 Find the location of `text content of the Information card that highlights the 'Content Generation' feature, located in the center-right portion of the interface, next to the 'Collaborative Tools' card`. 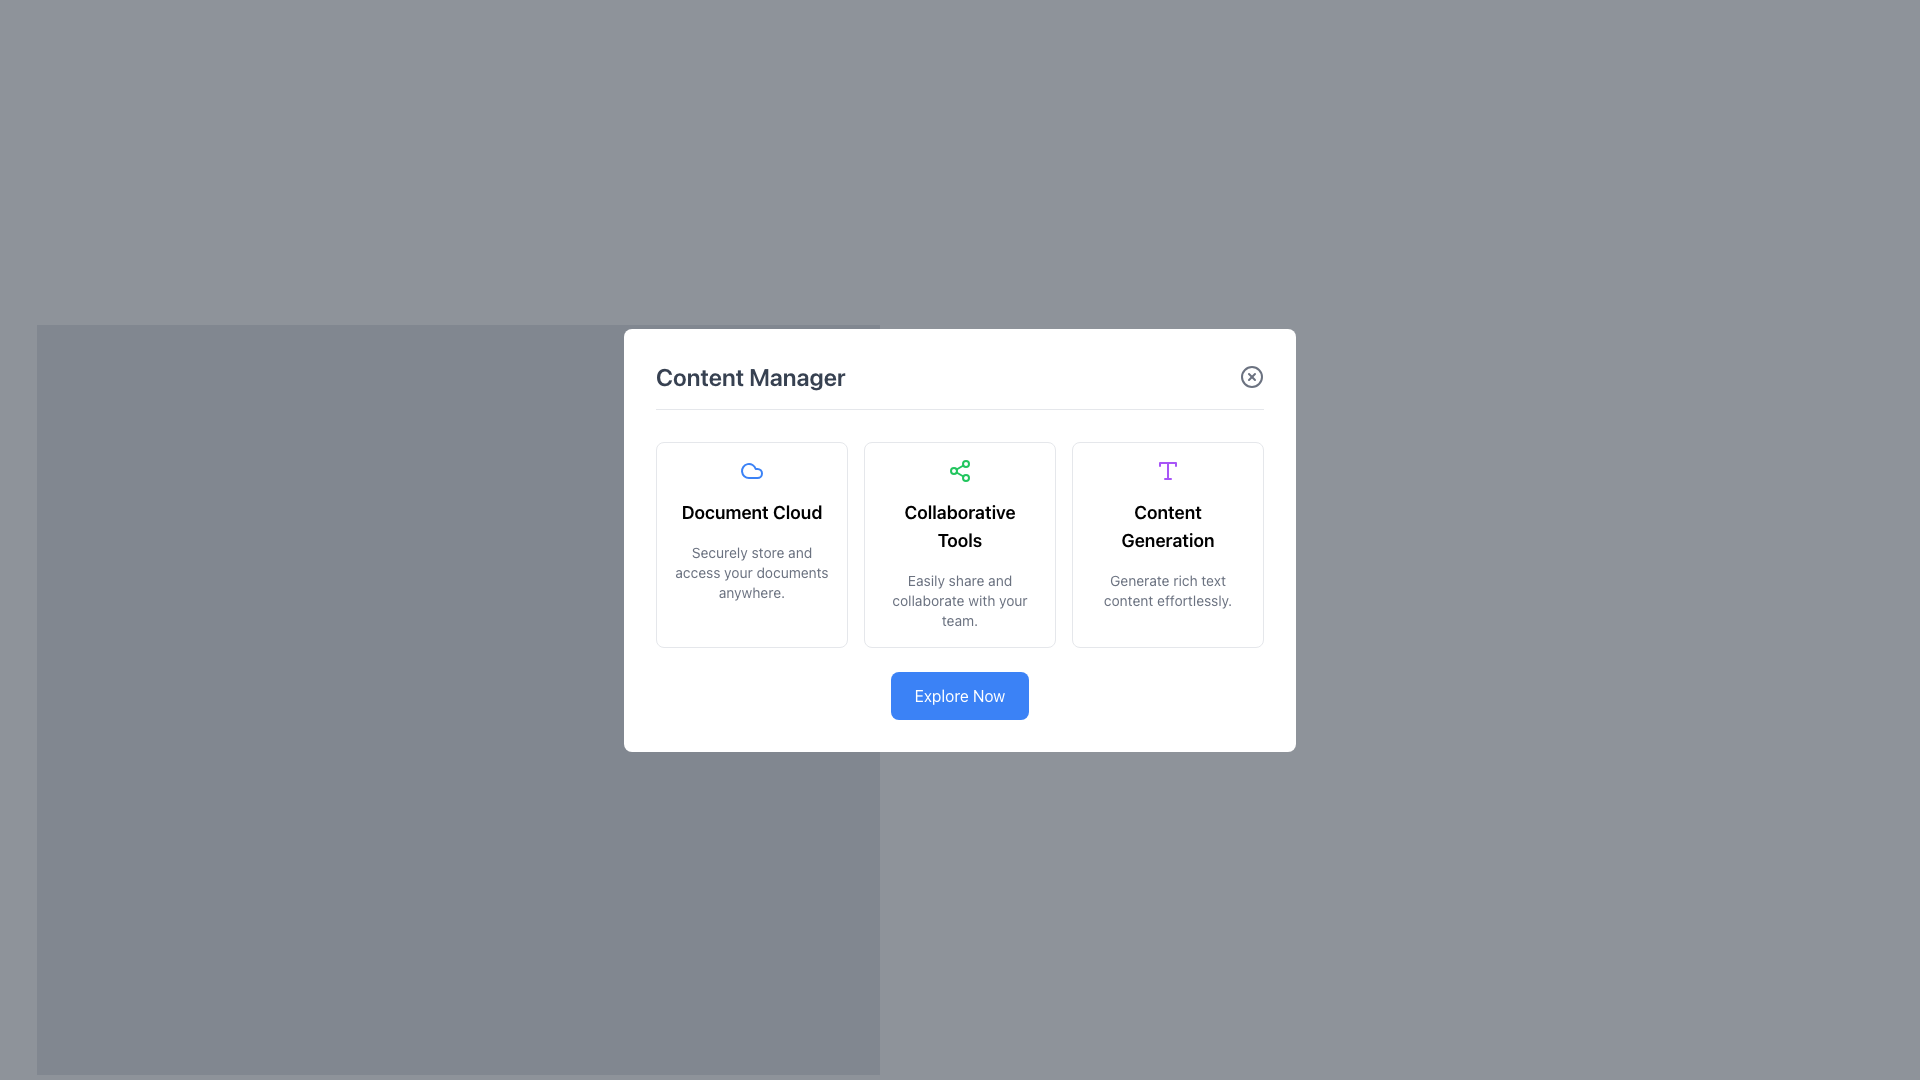

text content of the Information card that highlights the 'Content Generation' feature, located in the center-right portion of the interface, next to the 'Collaborative Tools' card is located at coordinates (1167, 543).